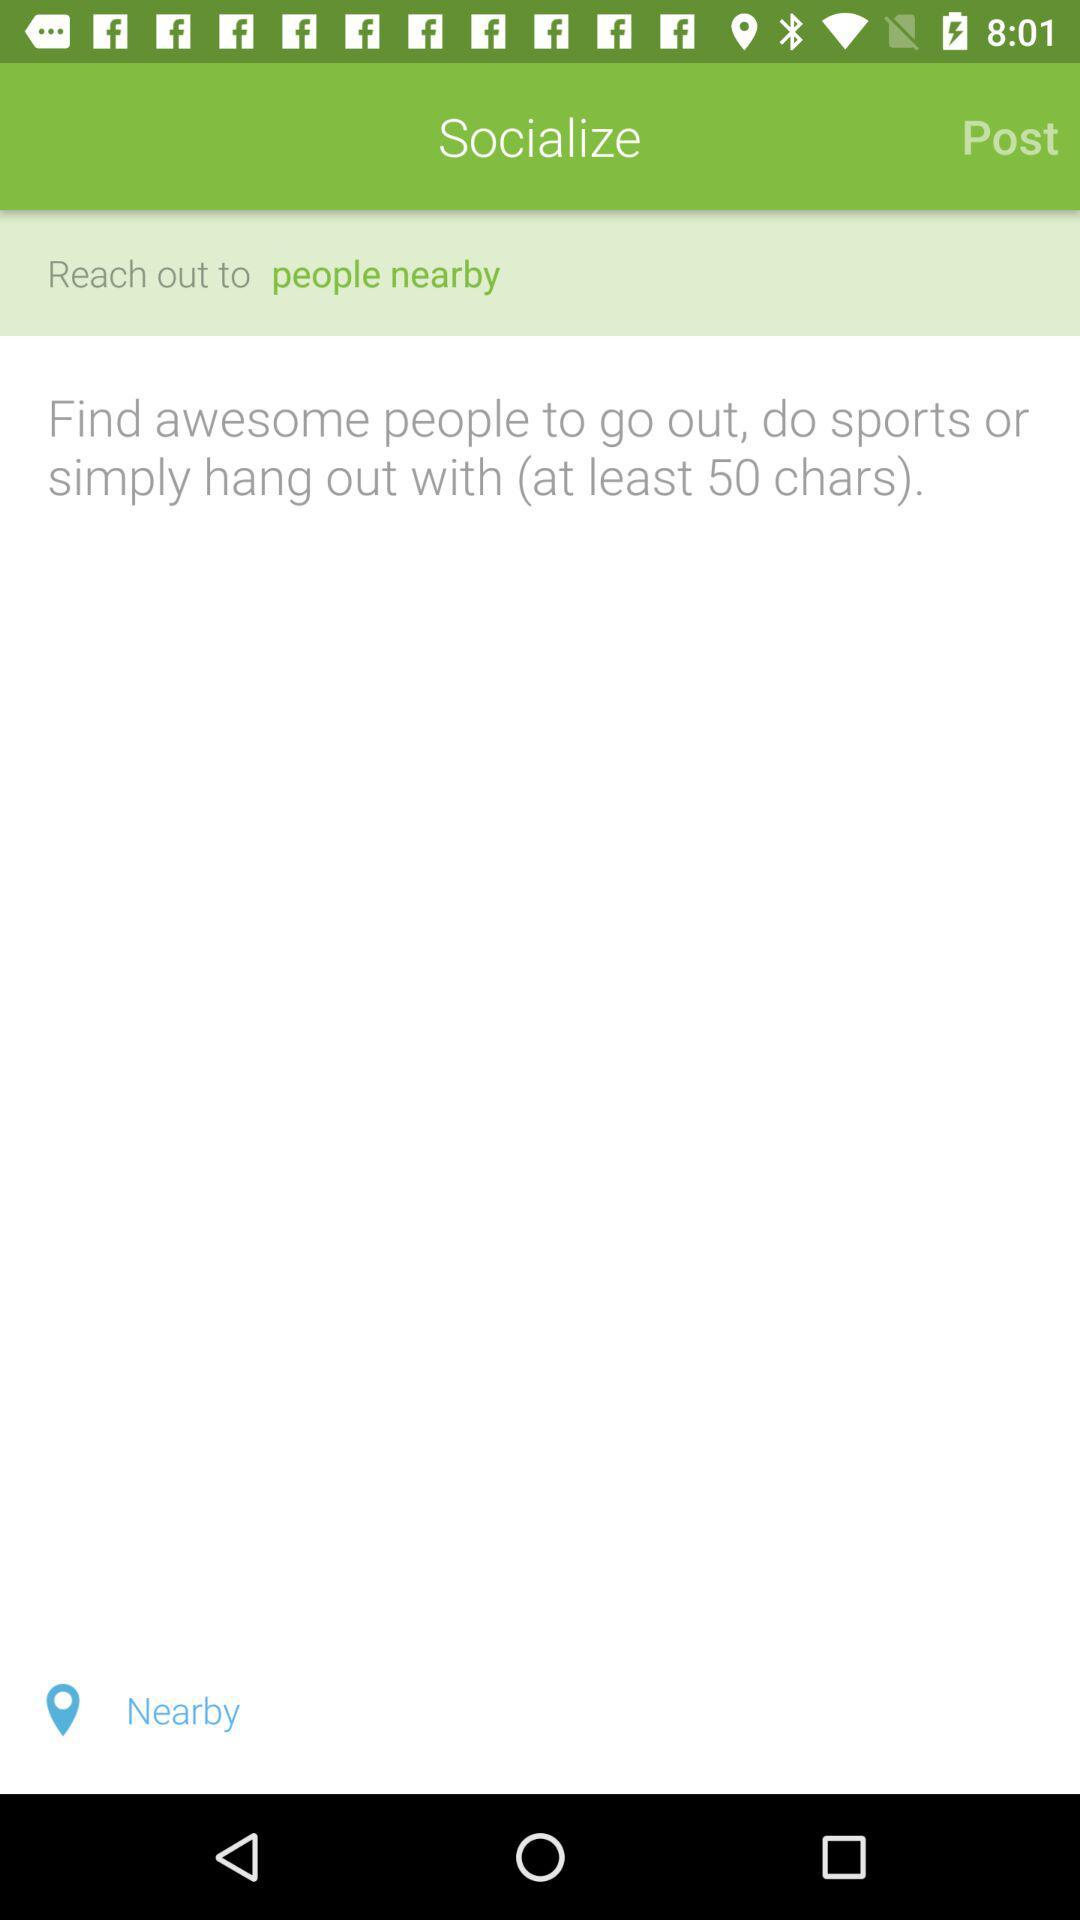 This screenshot has width=1080, height=1920. Describe the element at coordinates (999, 135) in the screenshot. I see `item at the top right corner` at that location.